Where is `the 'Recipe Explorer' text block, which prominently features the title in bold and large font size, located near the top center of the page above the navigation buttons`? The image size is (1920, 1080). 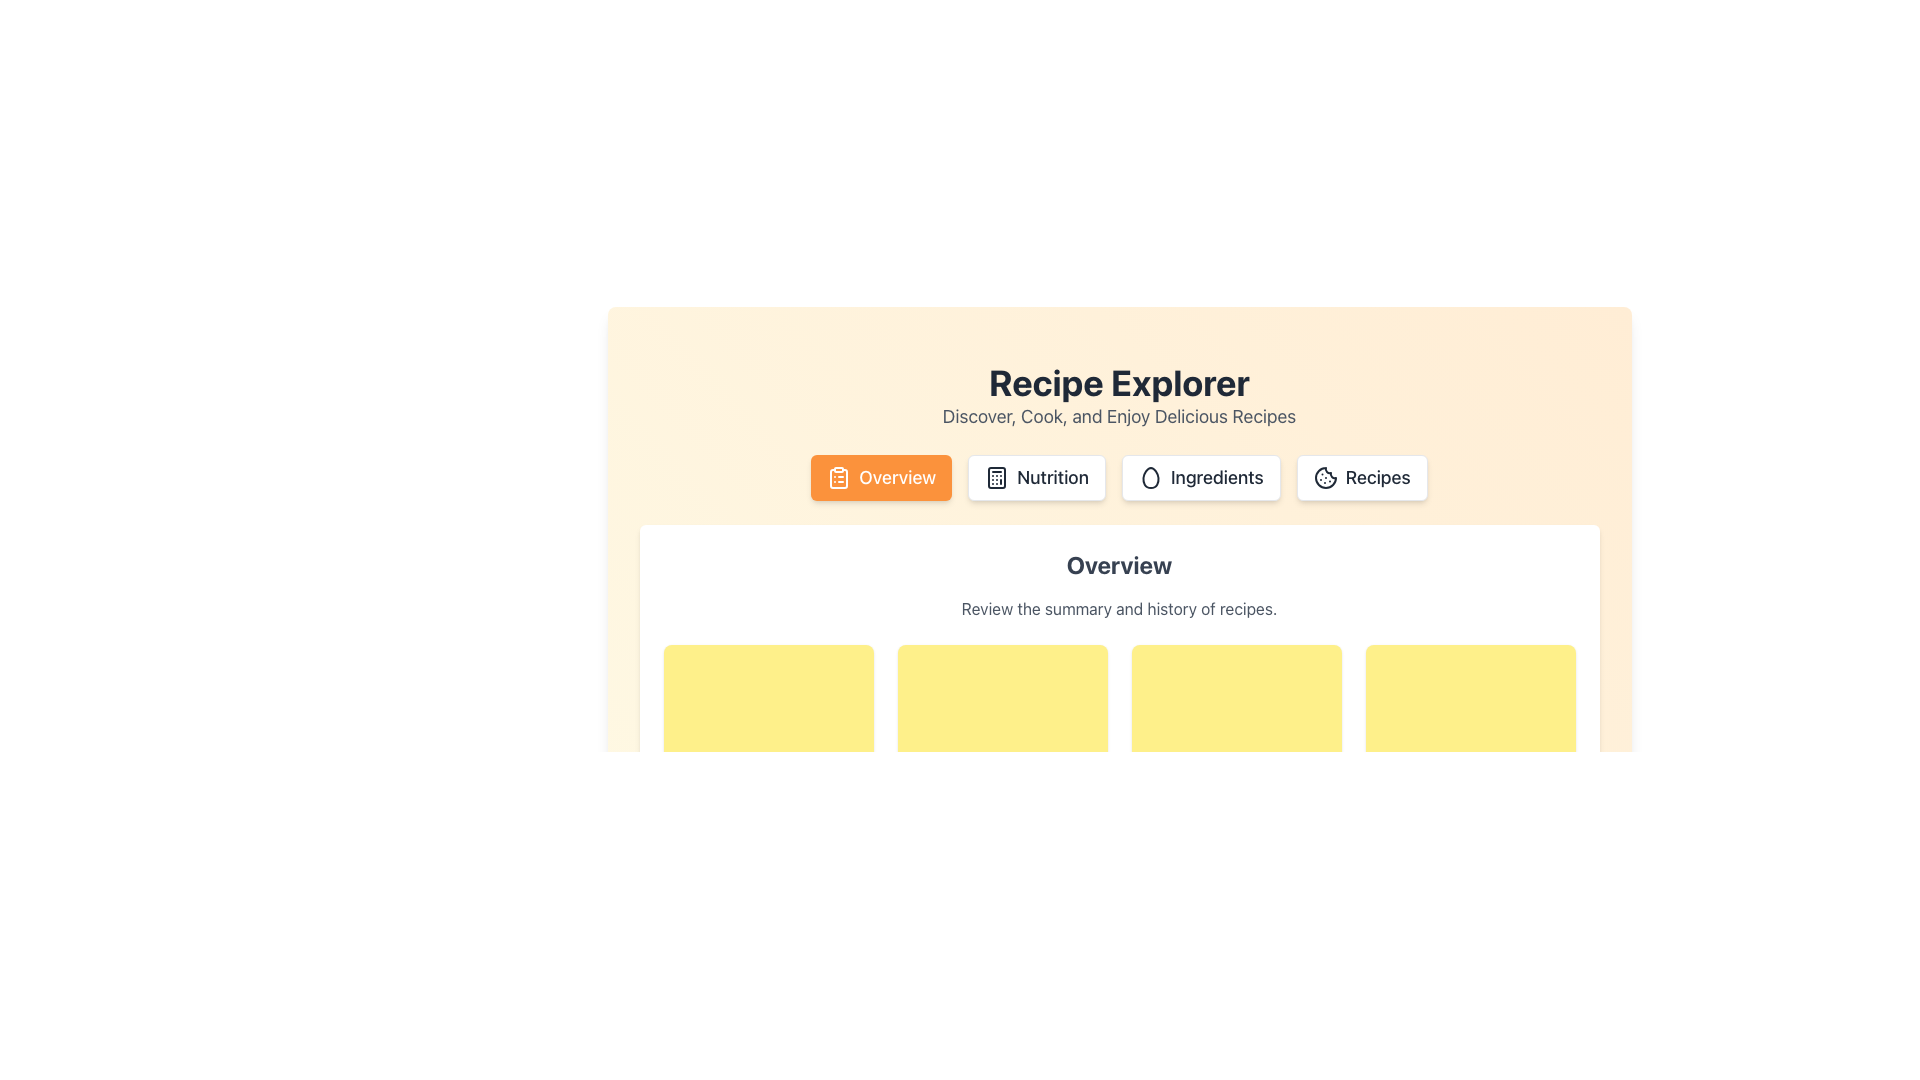
the 'Recipe Explorer' text block, which prominently features the title in bold and large font size, located near the top center of the page above the navigation buttons is located at coordinates (1118, 397).